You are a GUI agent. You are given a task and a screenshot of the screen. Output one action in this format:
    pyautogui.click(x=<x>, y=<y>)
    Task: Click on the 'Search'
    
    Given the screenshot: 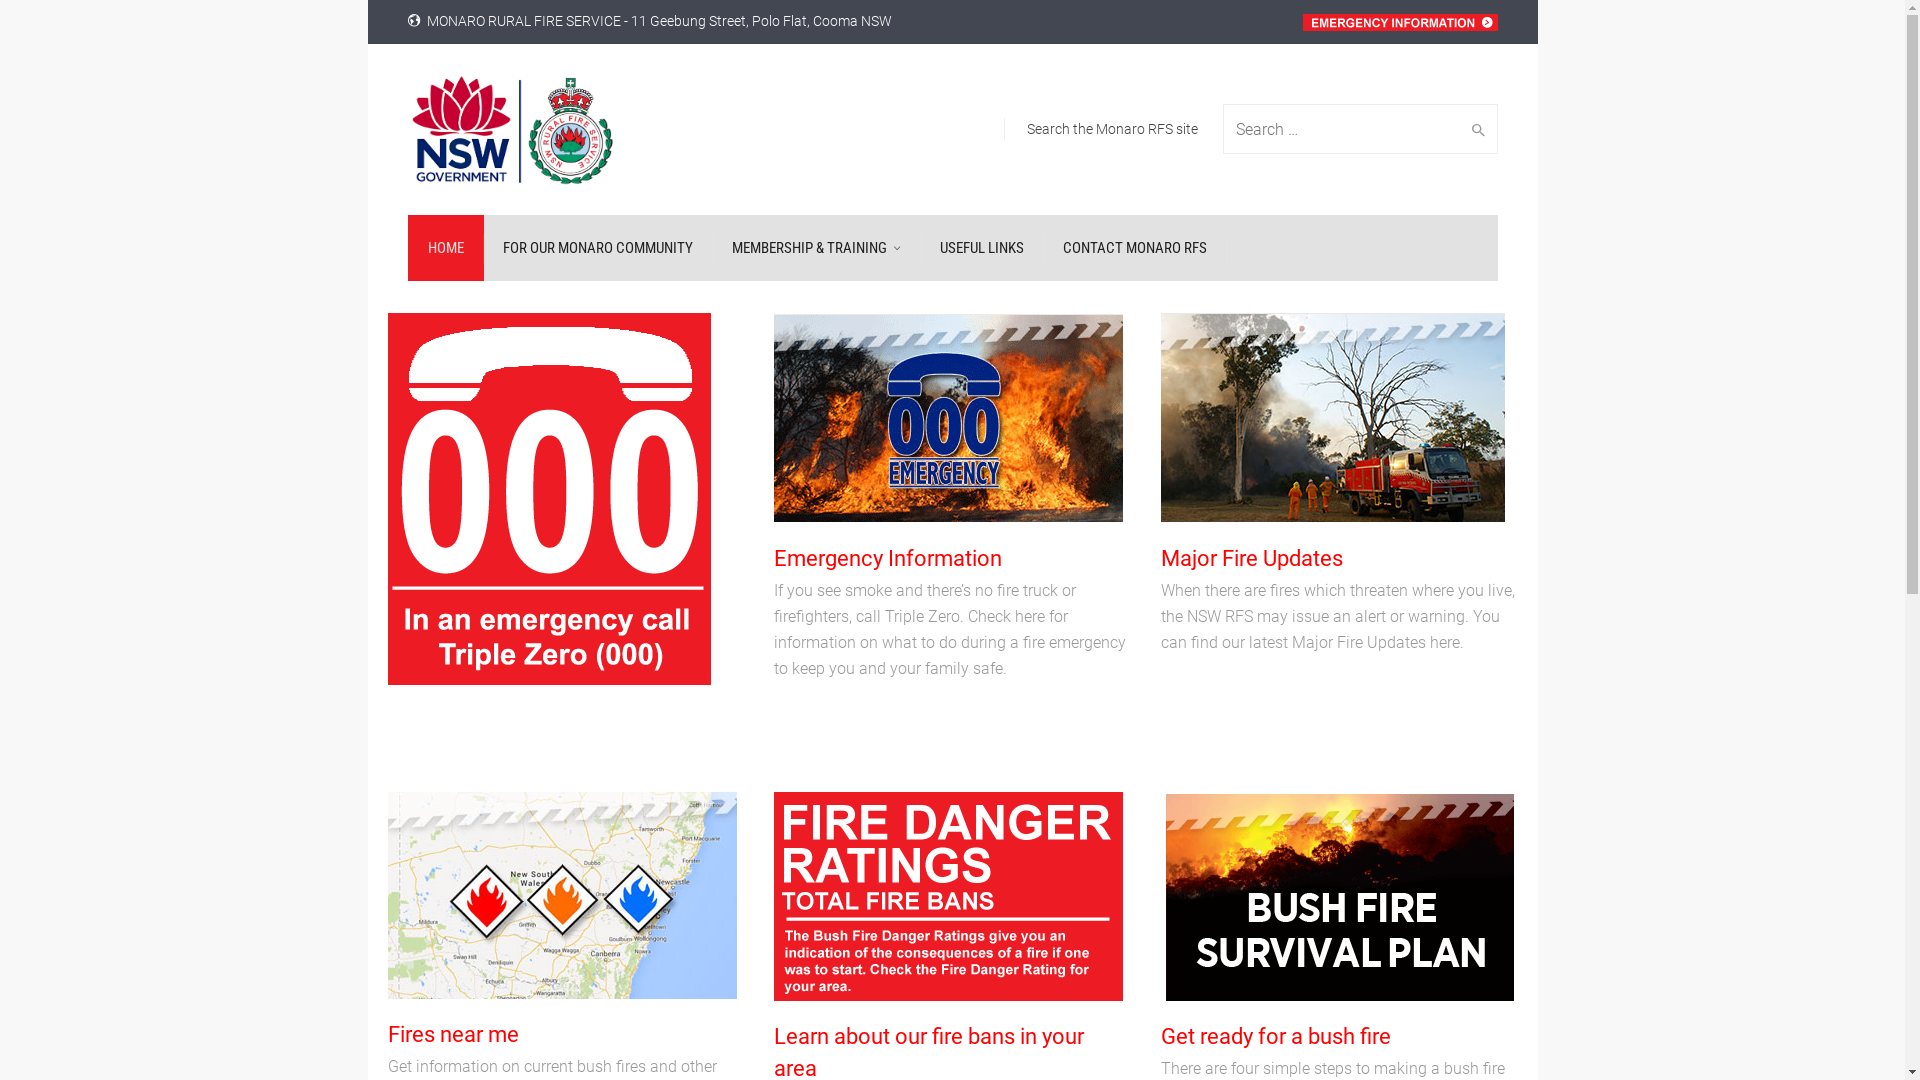 What is the action you would take?
    pyautogui.click(x=1473, y=128)
    